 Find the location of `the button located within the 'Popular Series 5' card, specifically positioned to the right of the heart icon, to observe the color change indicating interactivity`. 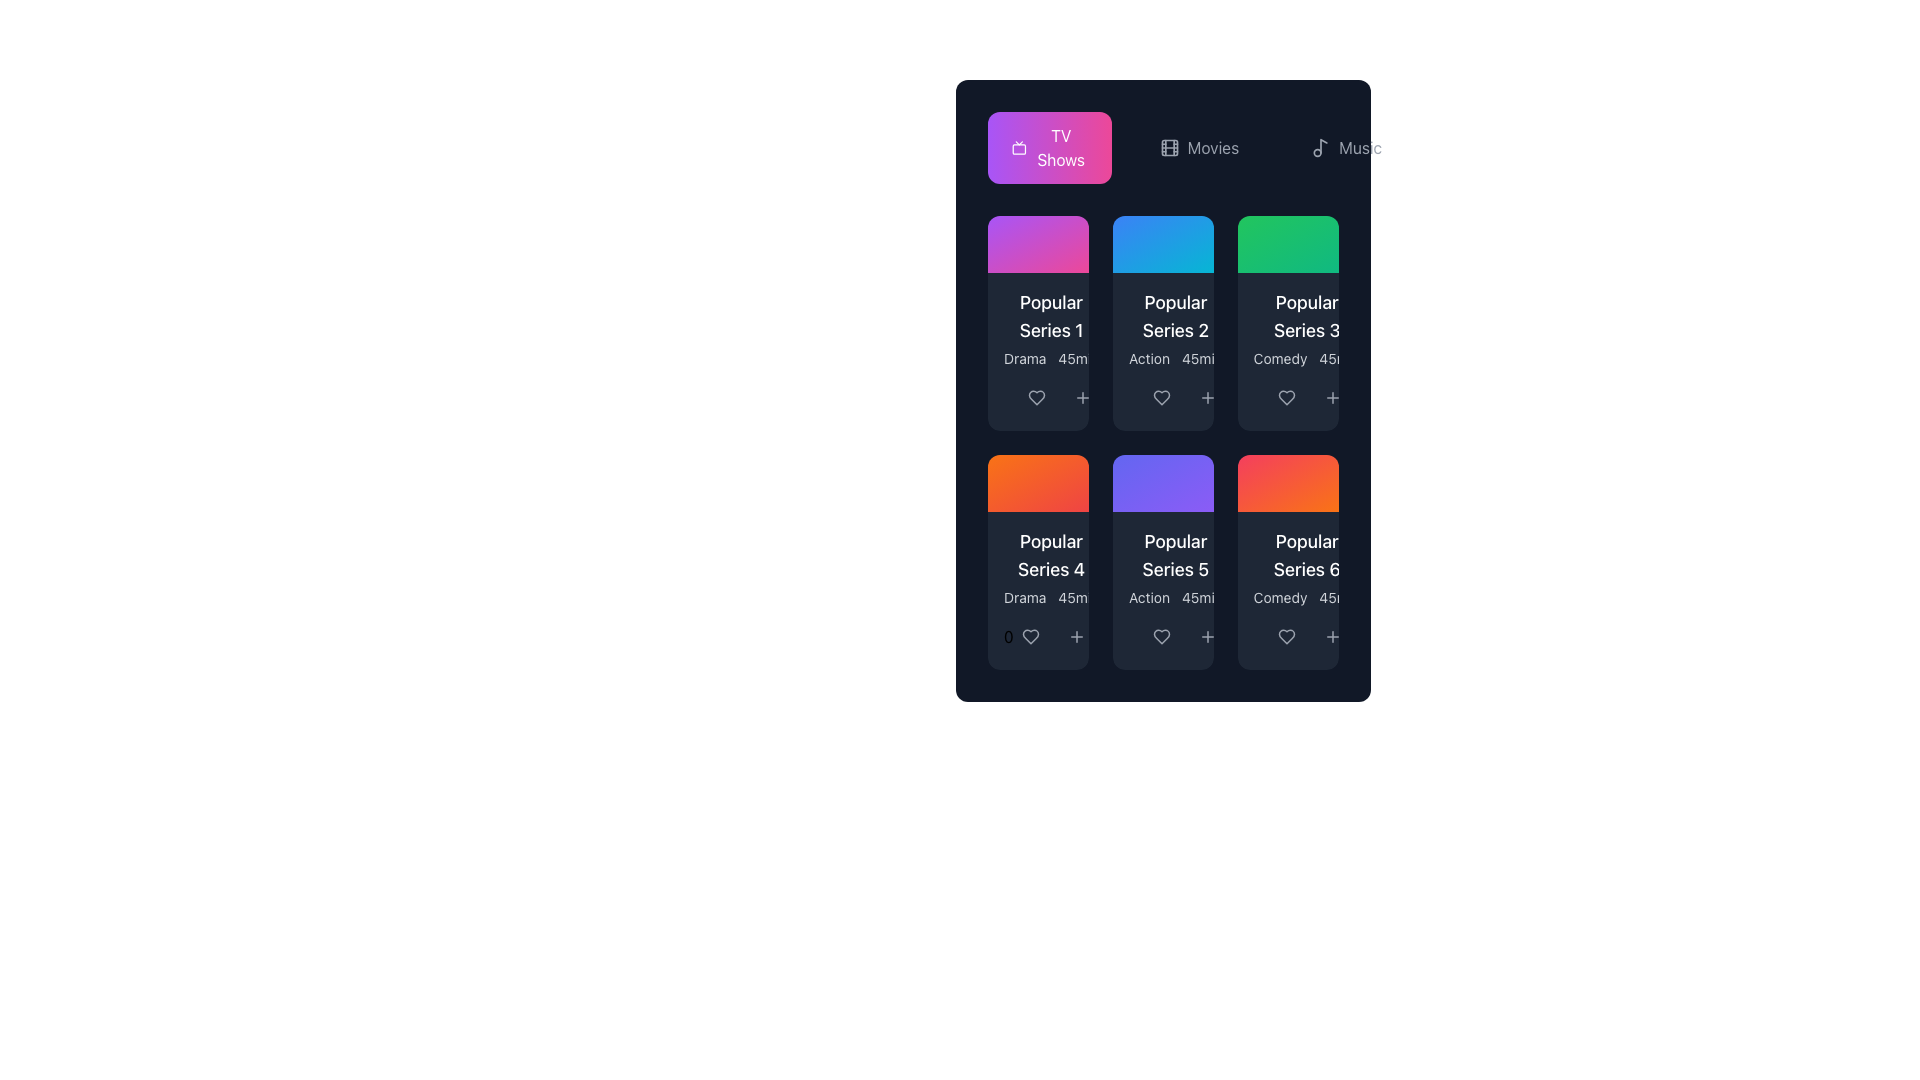

the button located within the 'Popular Series 5' card, specifically positioned to the right of the heart icon, to observe the color change indicating interactivity is located at coordinates (1207, 636).